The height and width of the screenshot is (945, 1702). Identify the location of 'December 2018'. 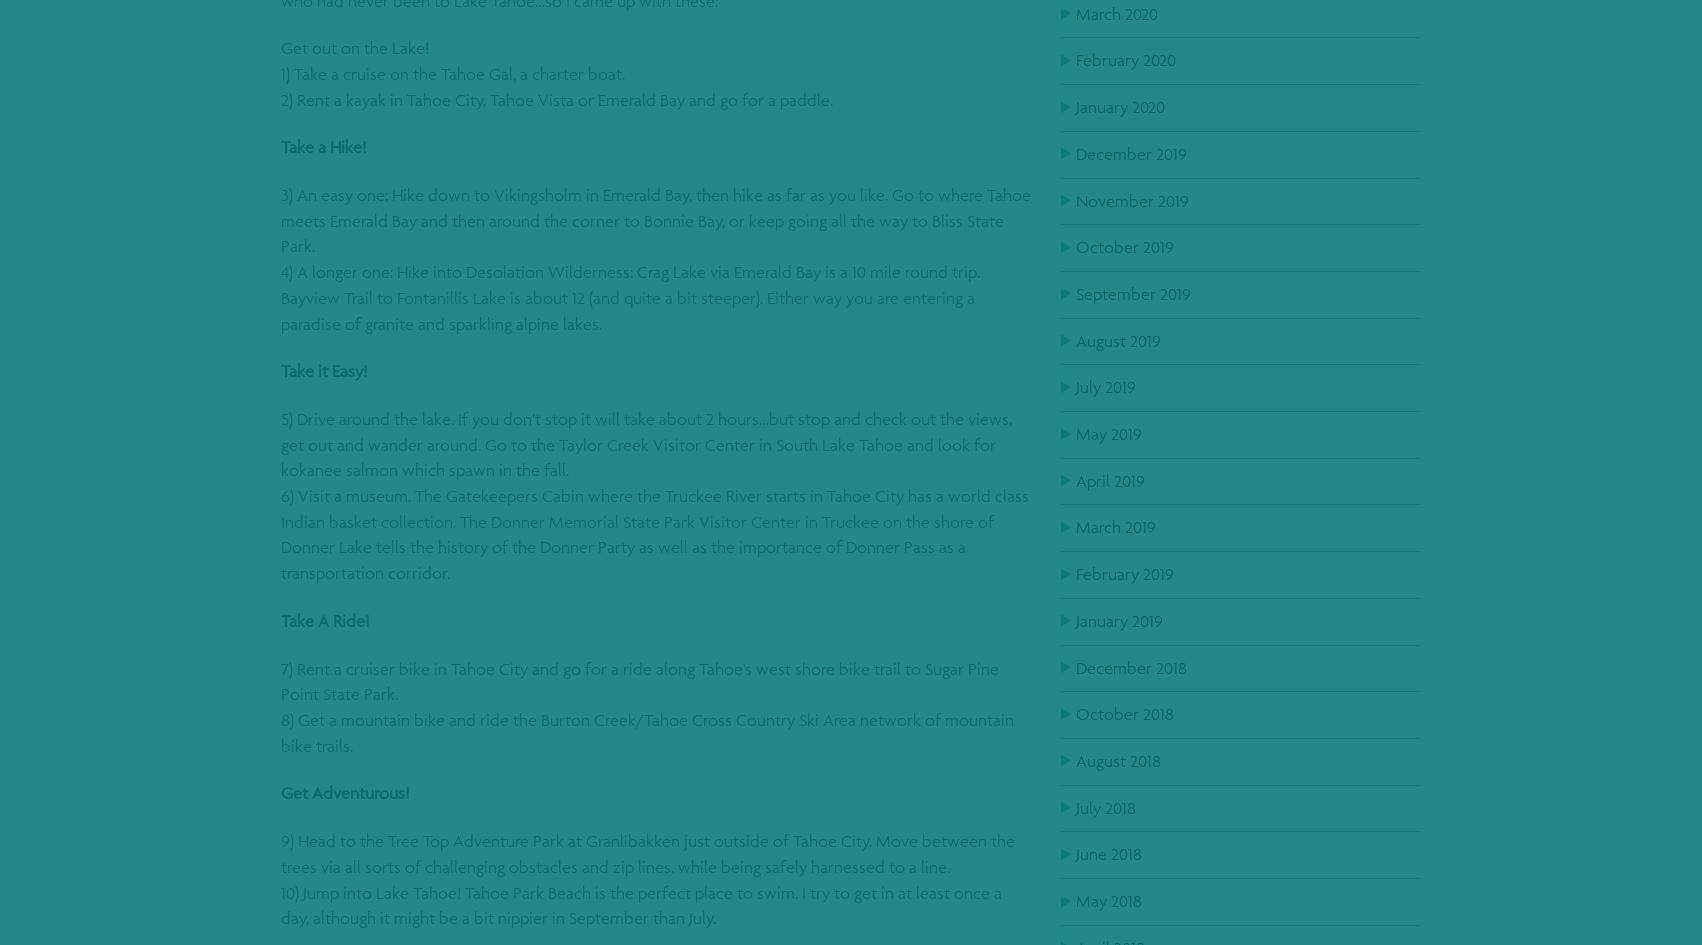
(1130, 665).